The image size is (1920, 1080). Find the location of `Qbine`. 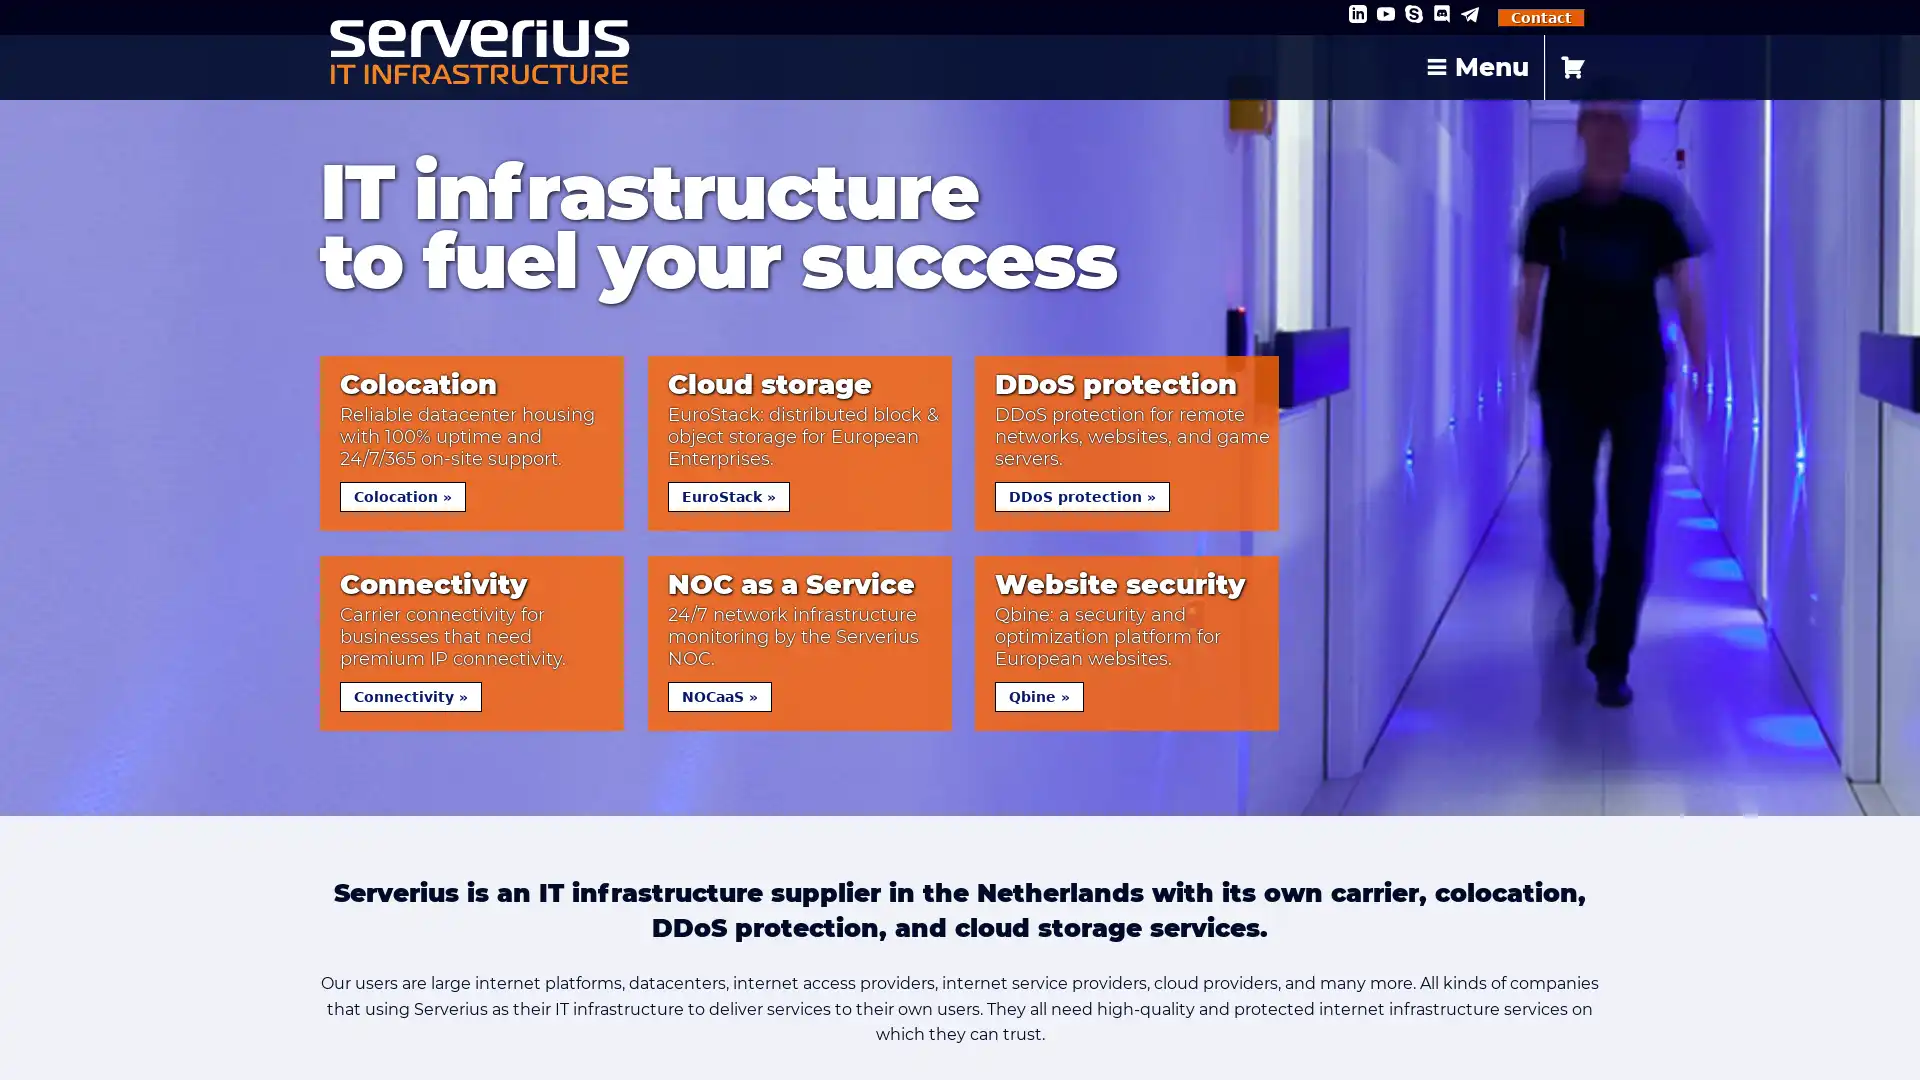

Qbine is located at coordinates (1039, 694).